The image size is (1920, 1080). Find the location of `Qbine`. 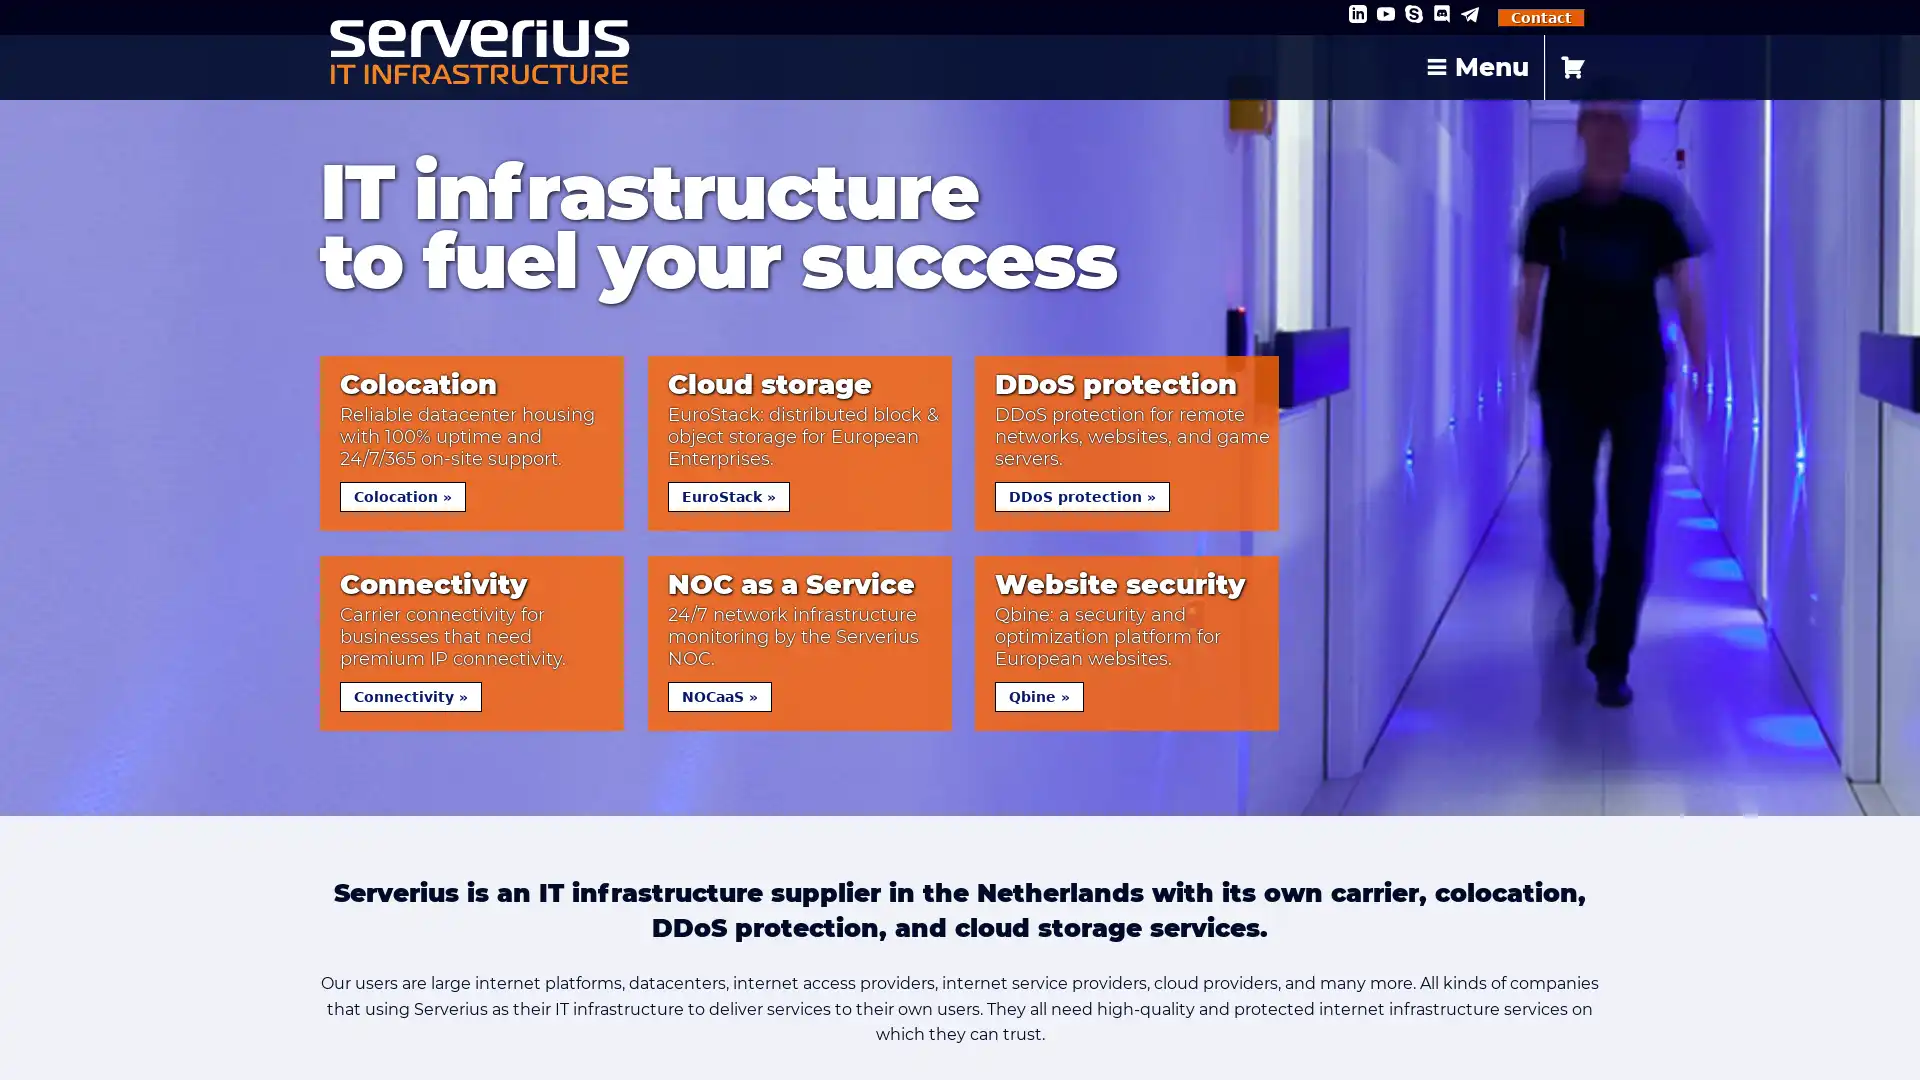

Qbine is located at coordinates (1039, 694).